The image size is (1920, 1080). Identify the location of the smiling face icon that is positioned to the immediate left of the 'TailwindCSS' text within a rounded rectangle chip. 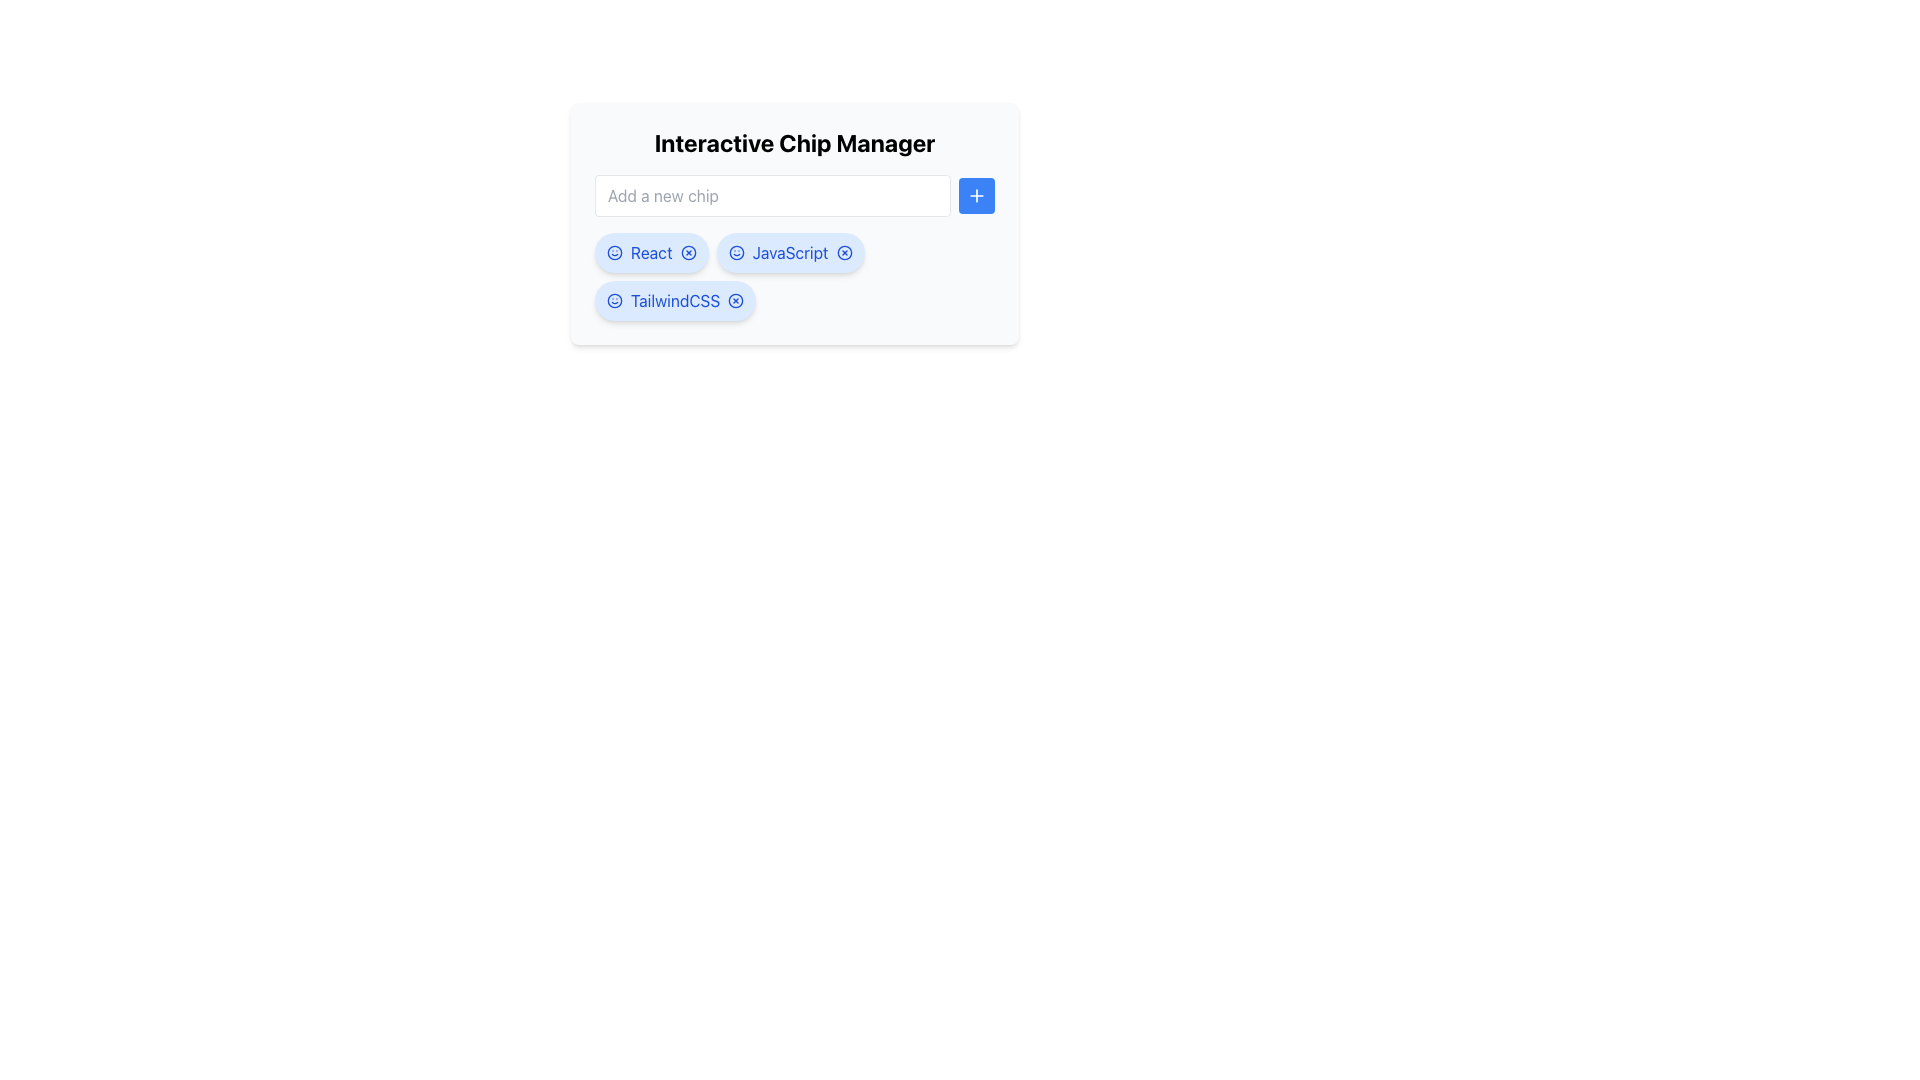
(613, 300).